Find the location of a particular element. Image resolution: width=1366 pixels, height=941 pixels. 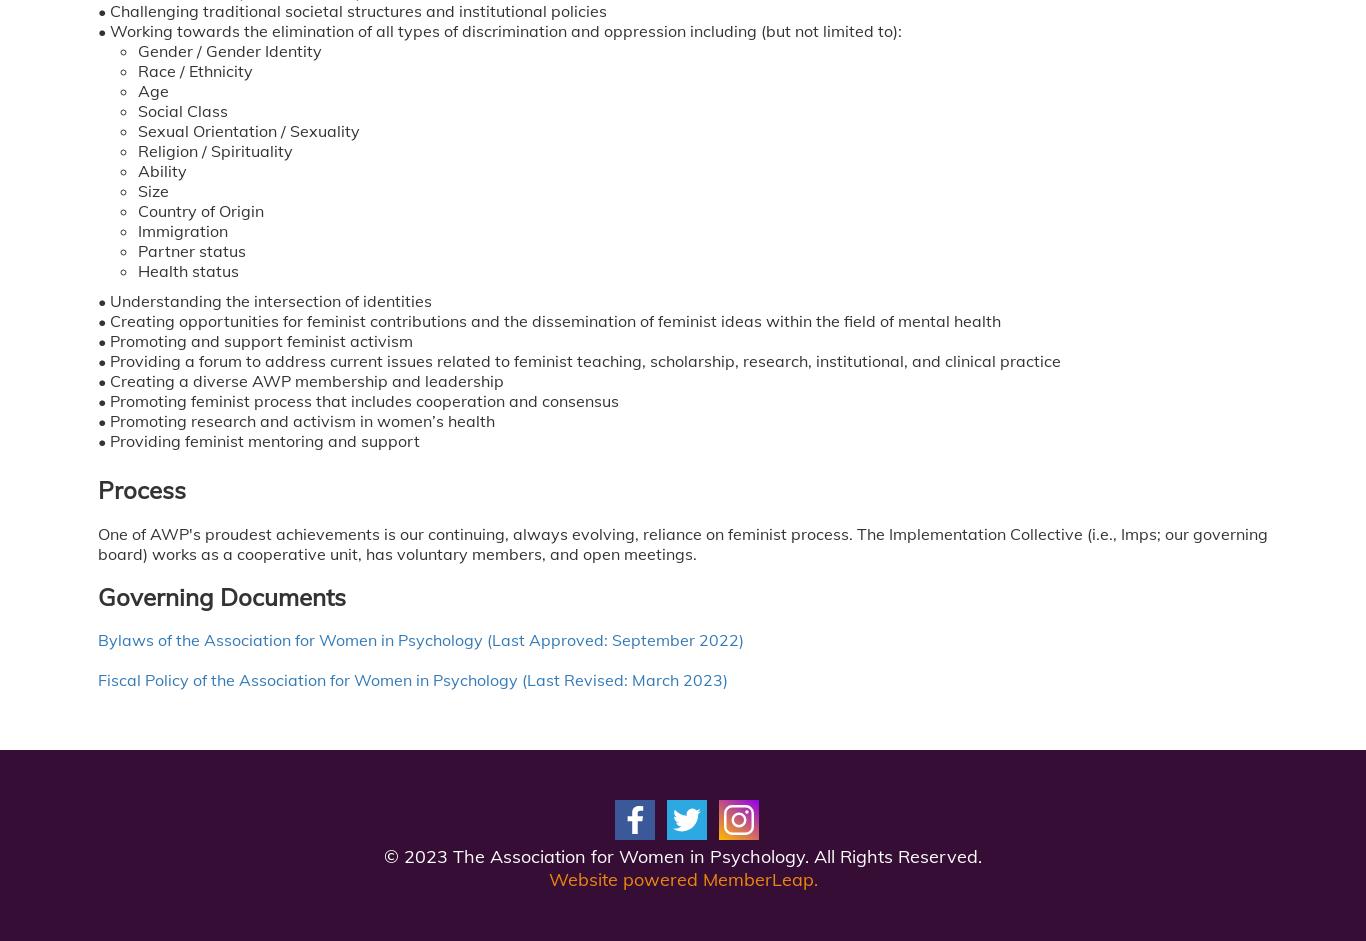

'• Working towards the elimination of all types of discrimination and oppression including (but not limited to):' is located at coordinates (499, 30).